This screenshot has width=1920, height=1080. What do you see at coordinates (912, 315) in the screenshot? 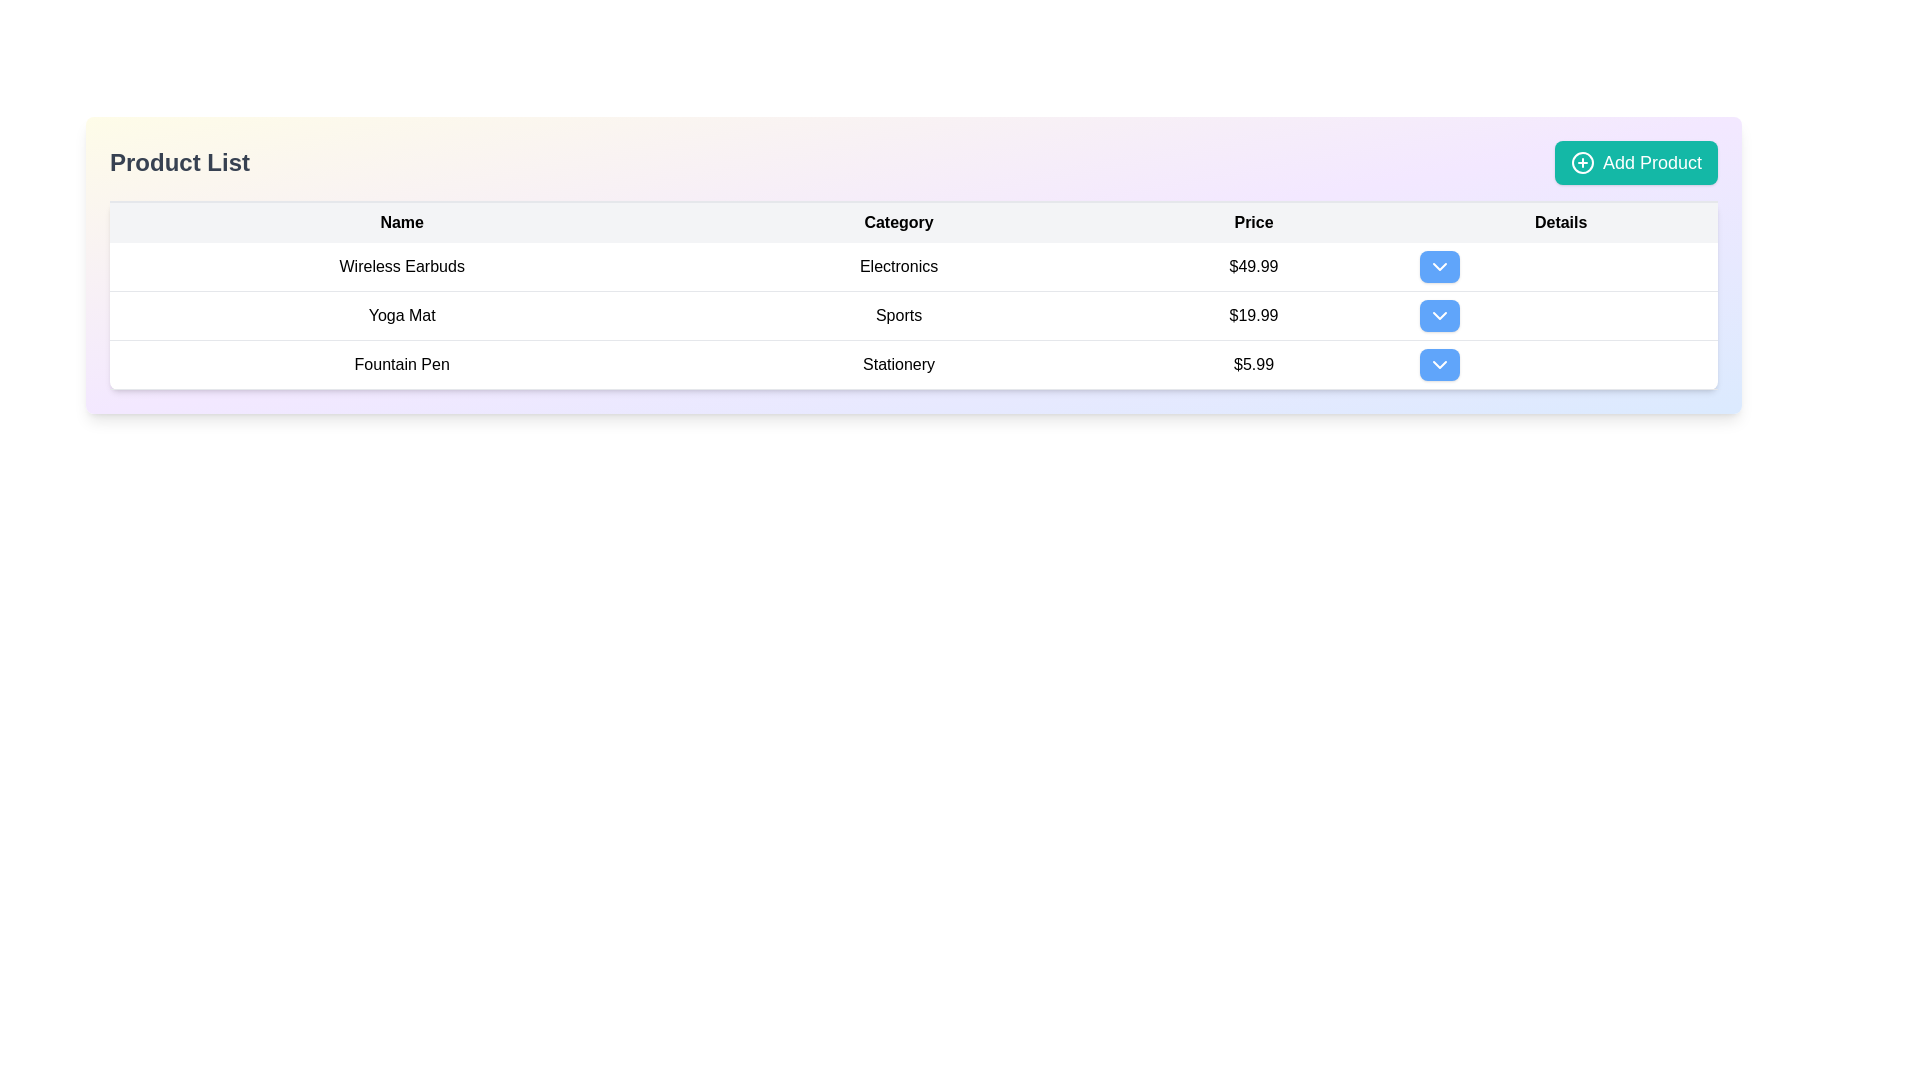
I see `the second row in the table containing 'Yoga Mat', 'Sports', and '$19.99'` at bounding box center [912, 315].